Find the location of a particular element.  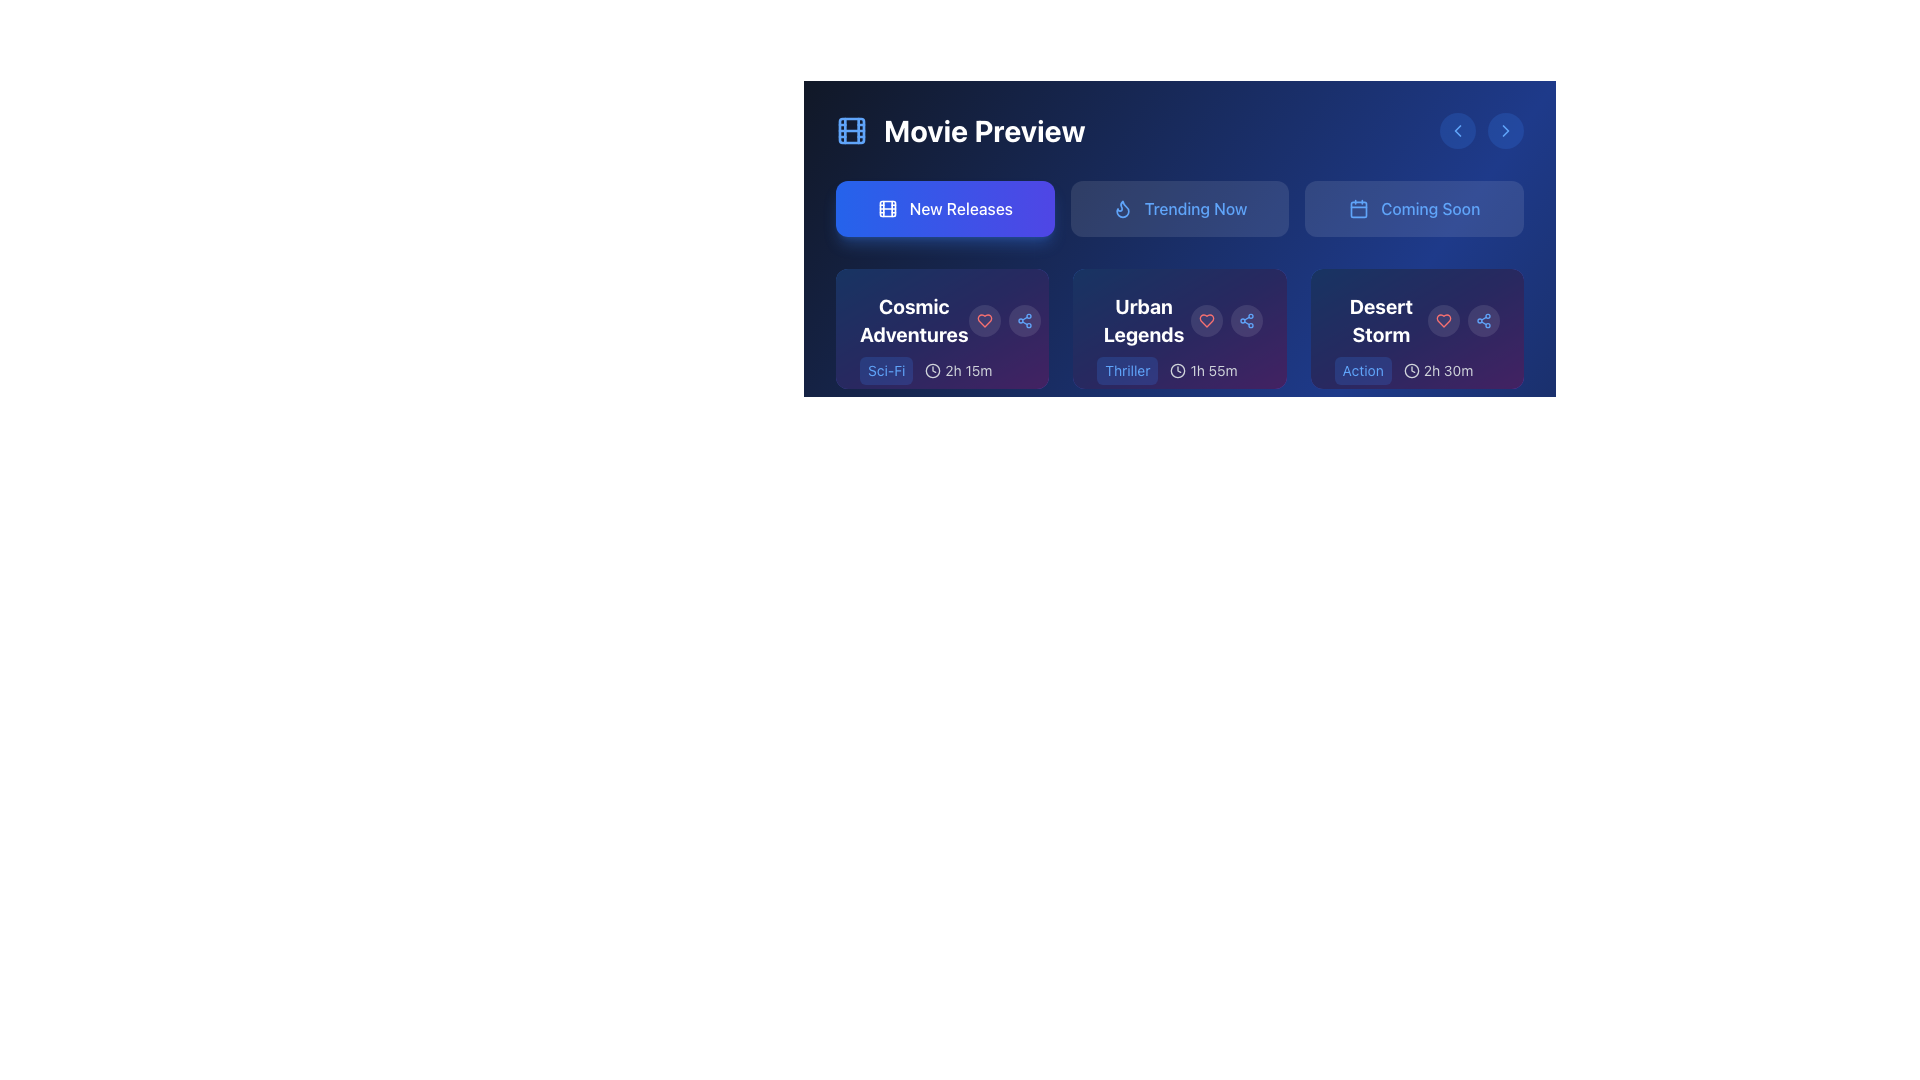

the decorative SVG rectangle element that is part of the film reel icon located at the top-left corner of the interface is located at coordinates (851, 131).